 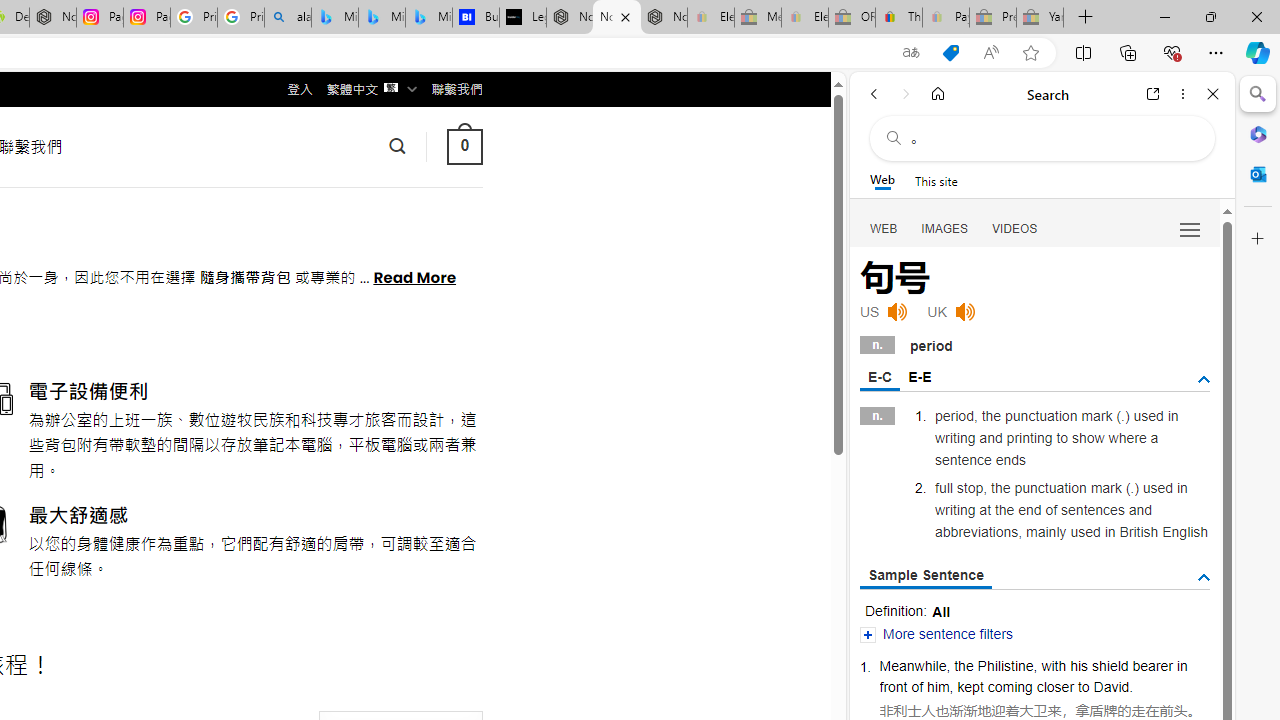 What do you see at coordinates (909, 52) in the screenshot?
I see `'Show translate options'` at bounding box center [909, 52].